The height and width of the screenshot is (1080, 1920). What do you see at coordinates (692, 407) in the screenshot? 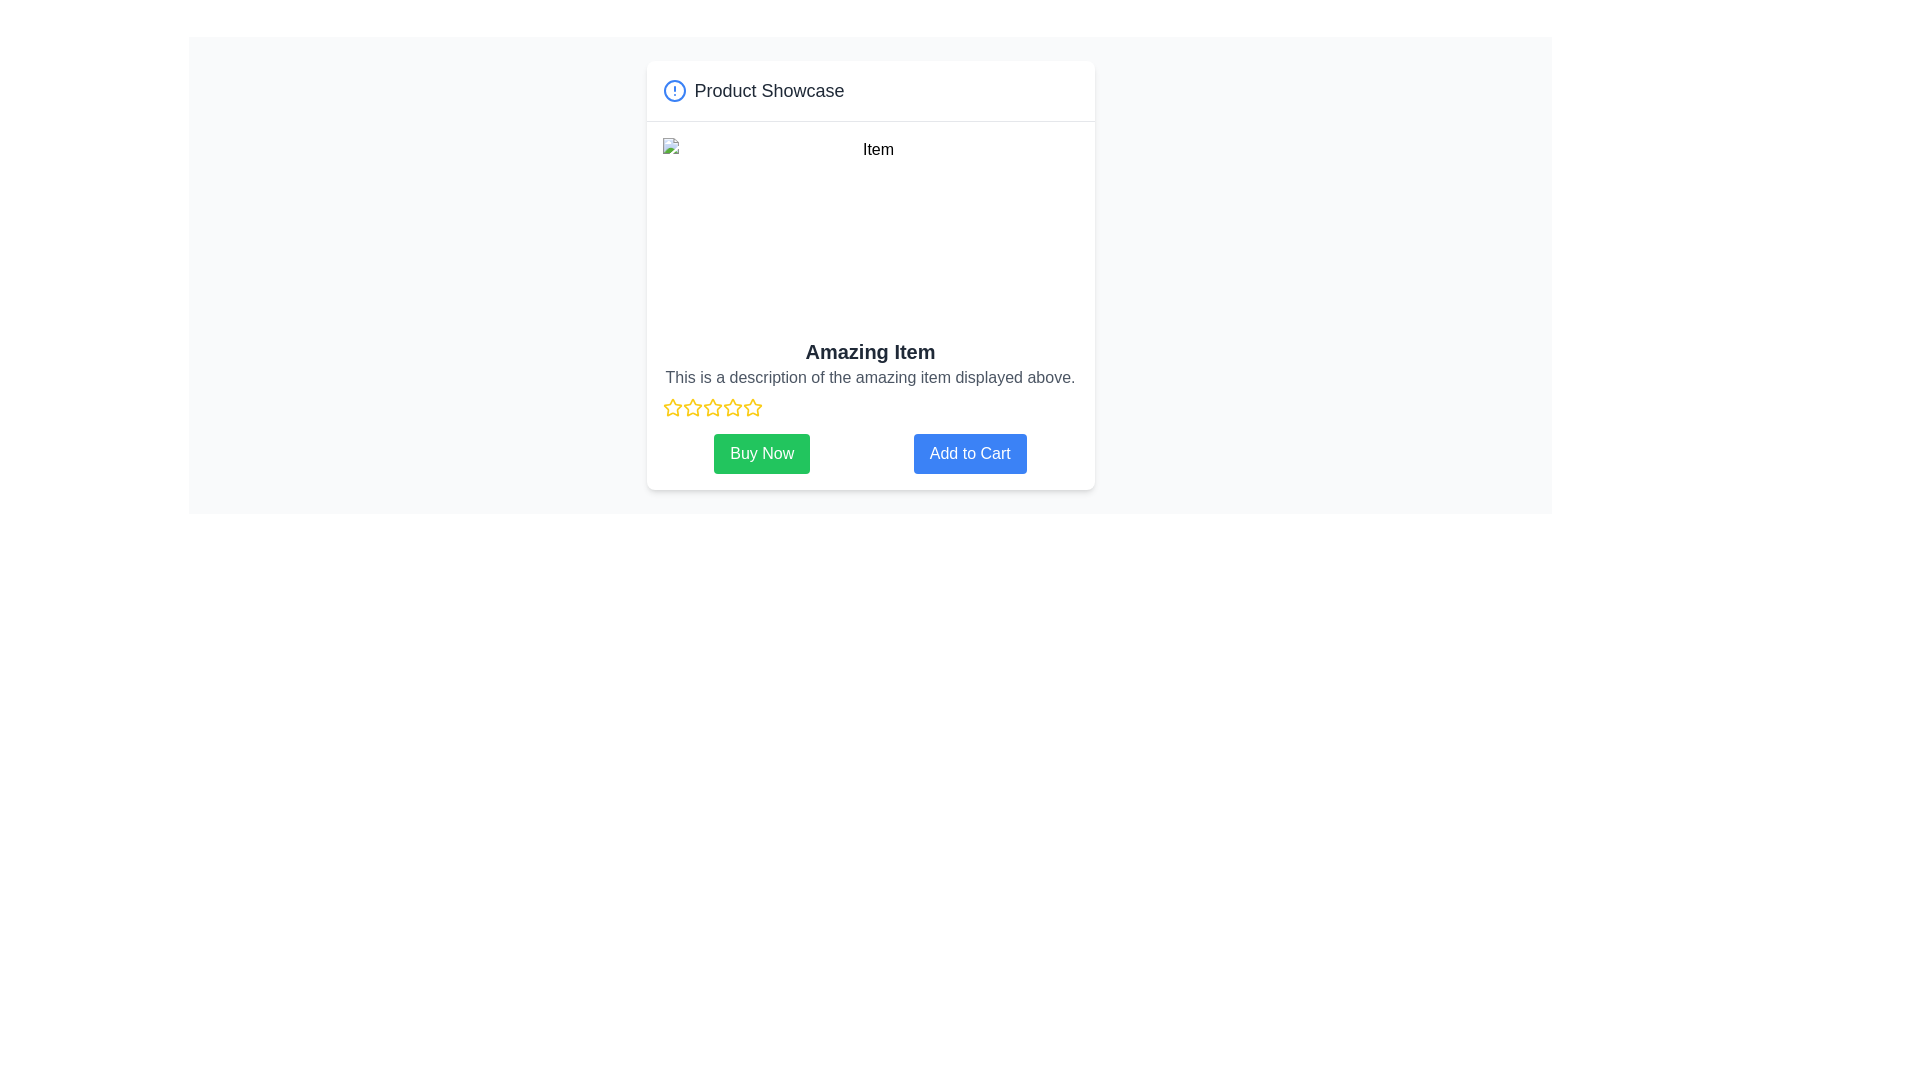
I see `the third star icon with a yellow outline in the rating system on the product display card` at bounding box center [692, 407].